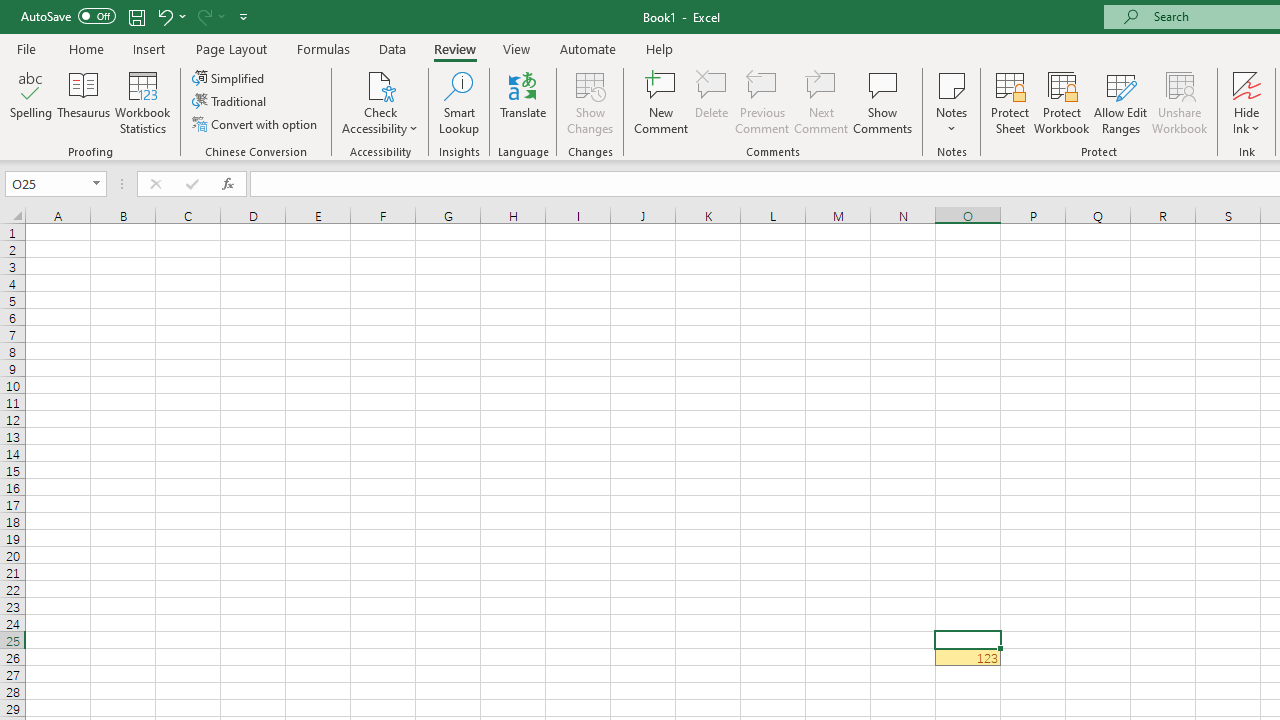  What do you see at coordinates (255, 124) in the screenshot?
I see `'Convert with option'` at bounding box center [255, 124].